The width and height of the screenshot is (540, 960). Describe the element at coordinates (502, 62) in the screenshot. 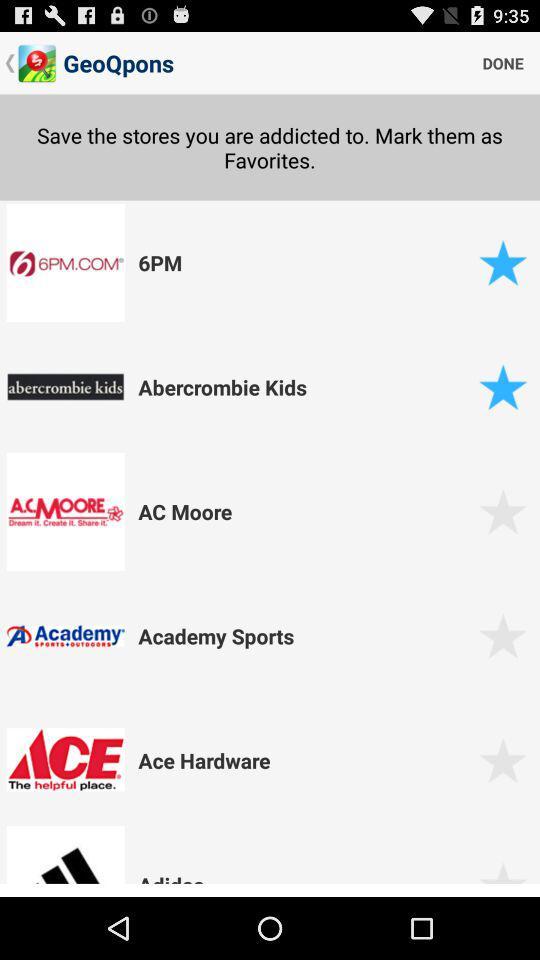

I see `item above save the stores icon` at that location.